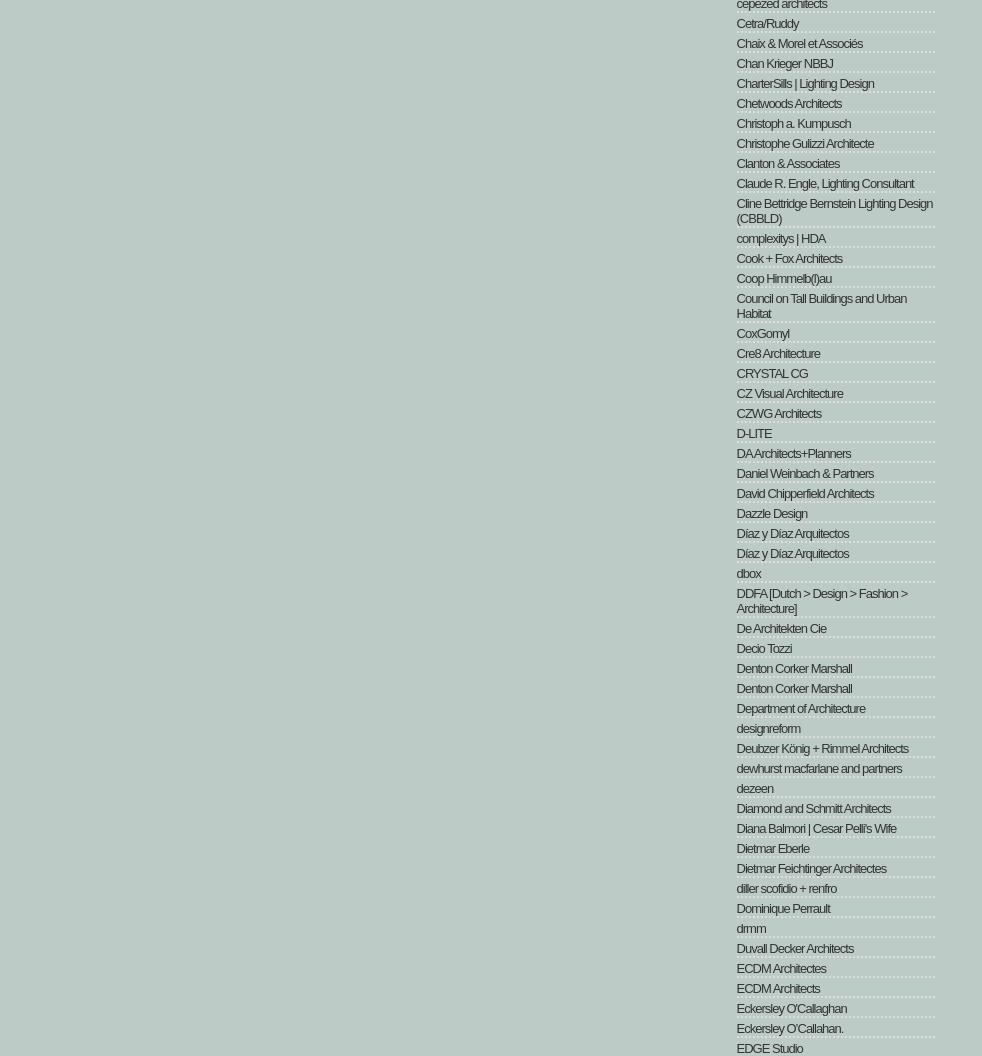 The height and width of the screenshot is (1056, 982). What do you see at coordinates (735, 332) in the screenshot?
I see `'CoxGomyl'` at bounding box center [735, 332].